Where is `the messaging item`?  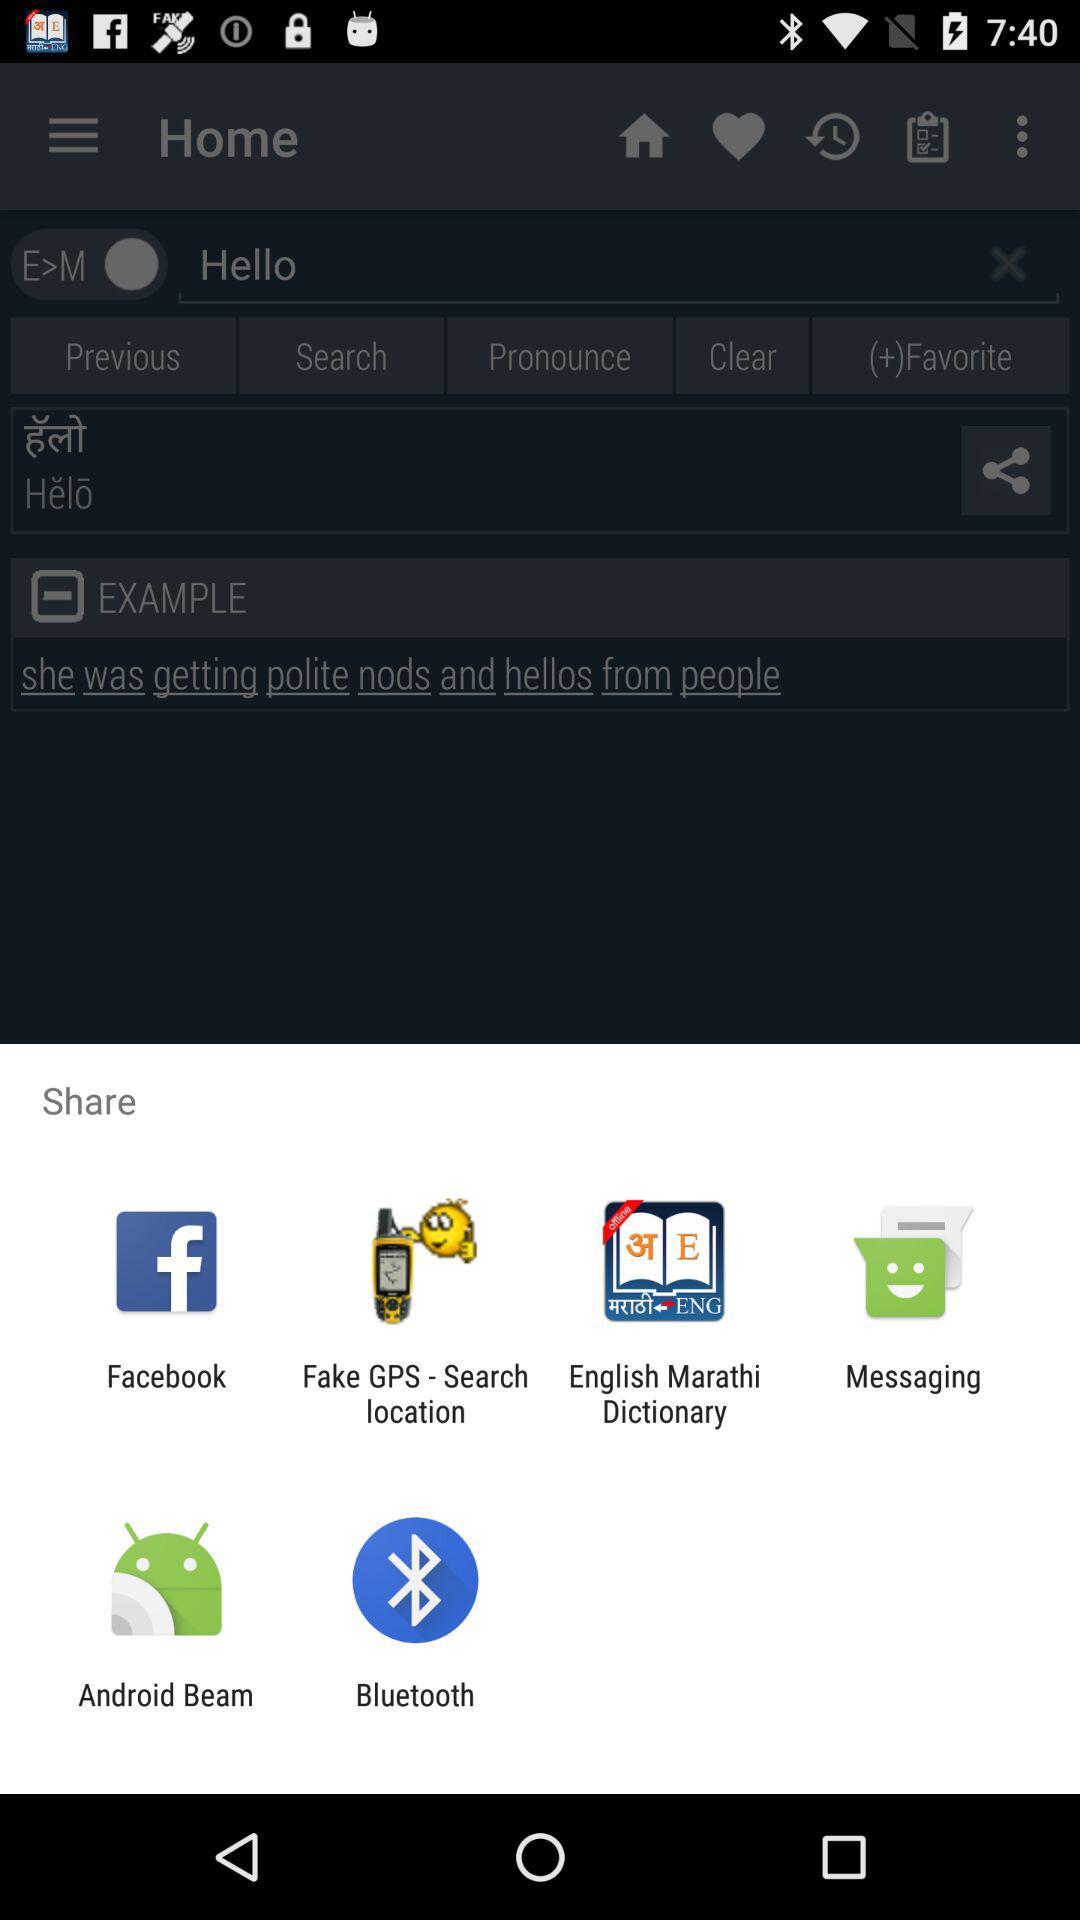 the messaging item is located at coordinates (913, 1392).